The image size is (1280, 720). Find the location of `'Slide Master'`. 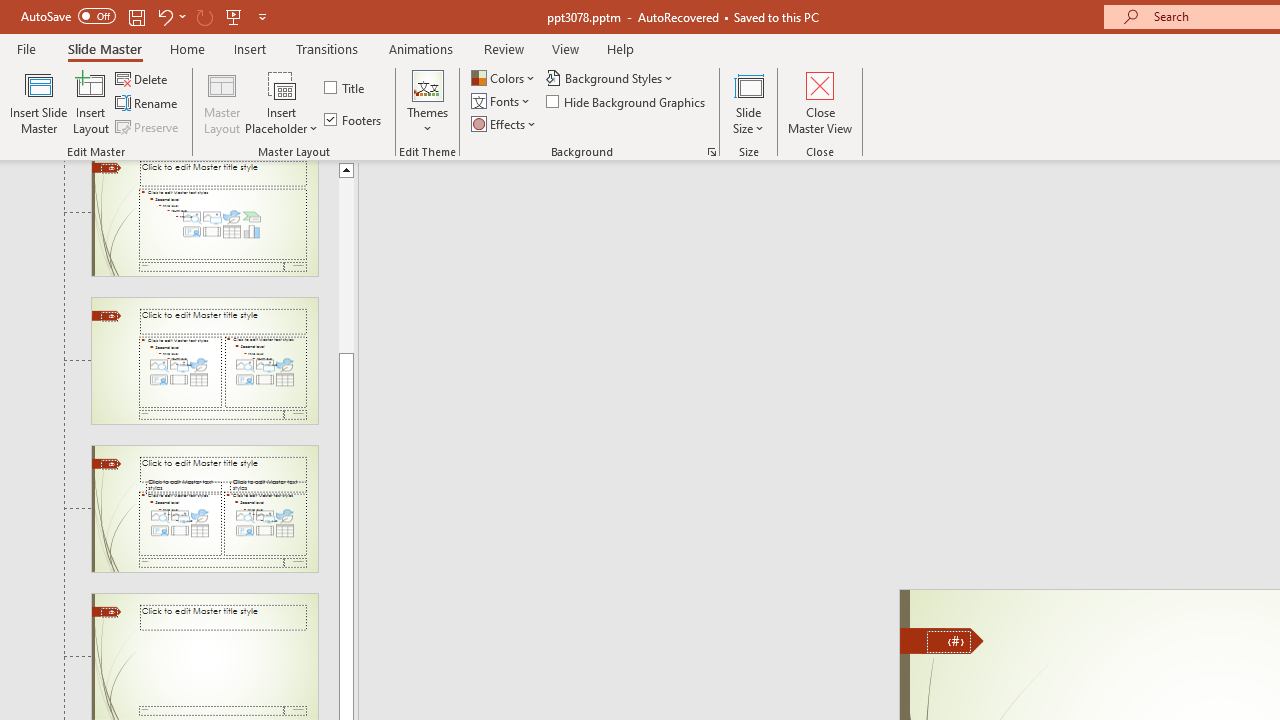

'Slide Master' is located at coordinates (103, 48).